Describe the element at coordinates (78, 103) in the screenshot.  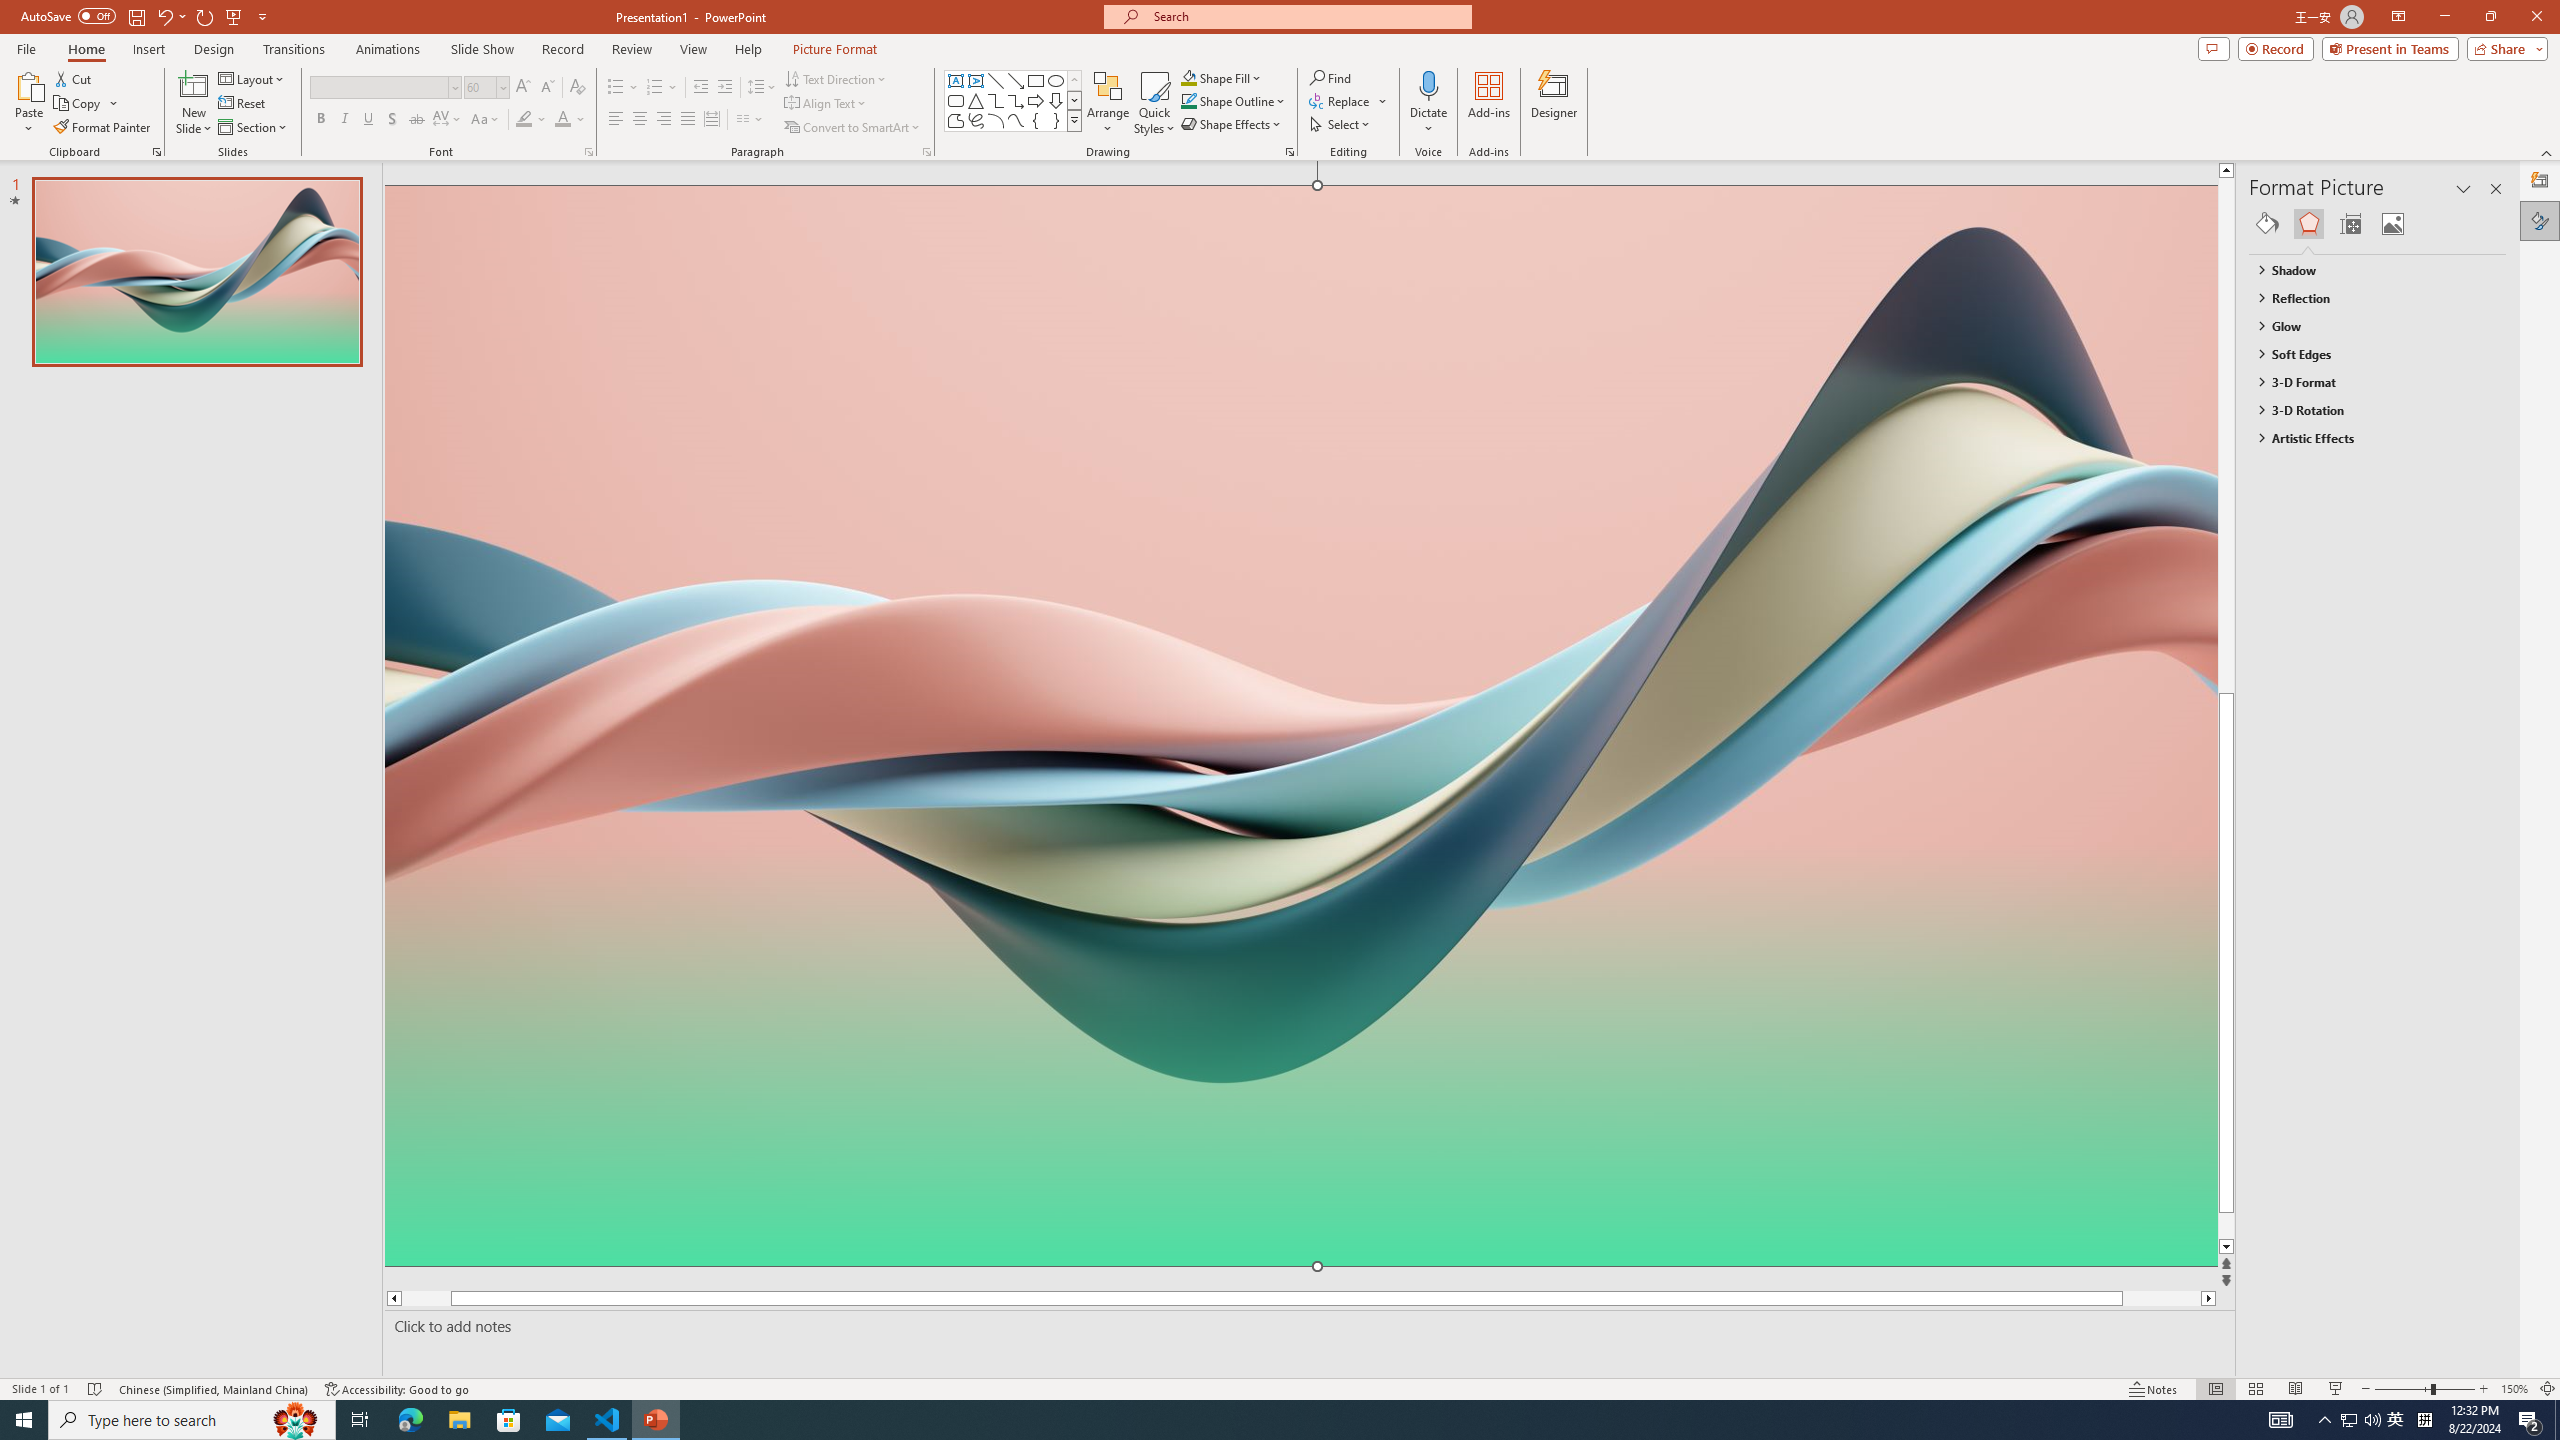
I see `'Copy'` at that location.